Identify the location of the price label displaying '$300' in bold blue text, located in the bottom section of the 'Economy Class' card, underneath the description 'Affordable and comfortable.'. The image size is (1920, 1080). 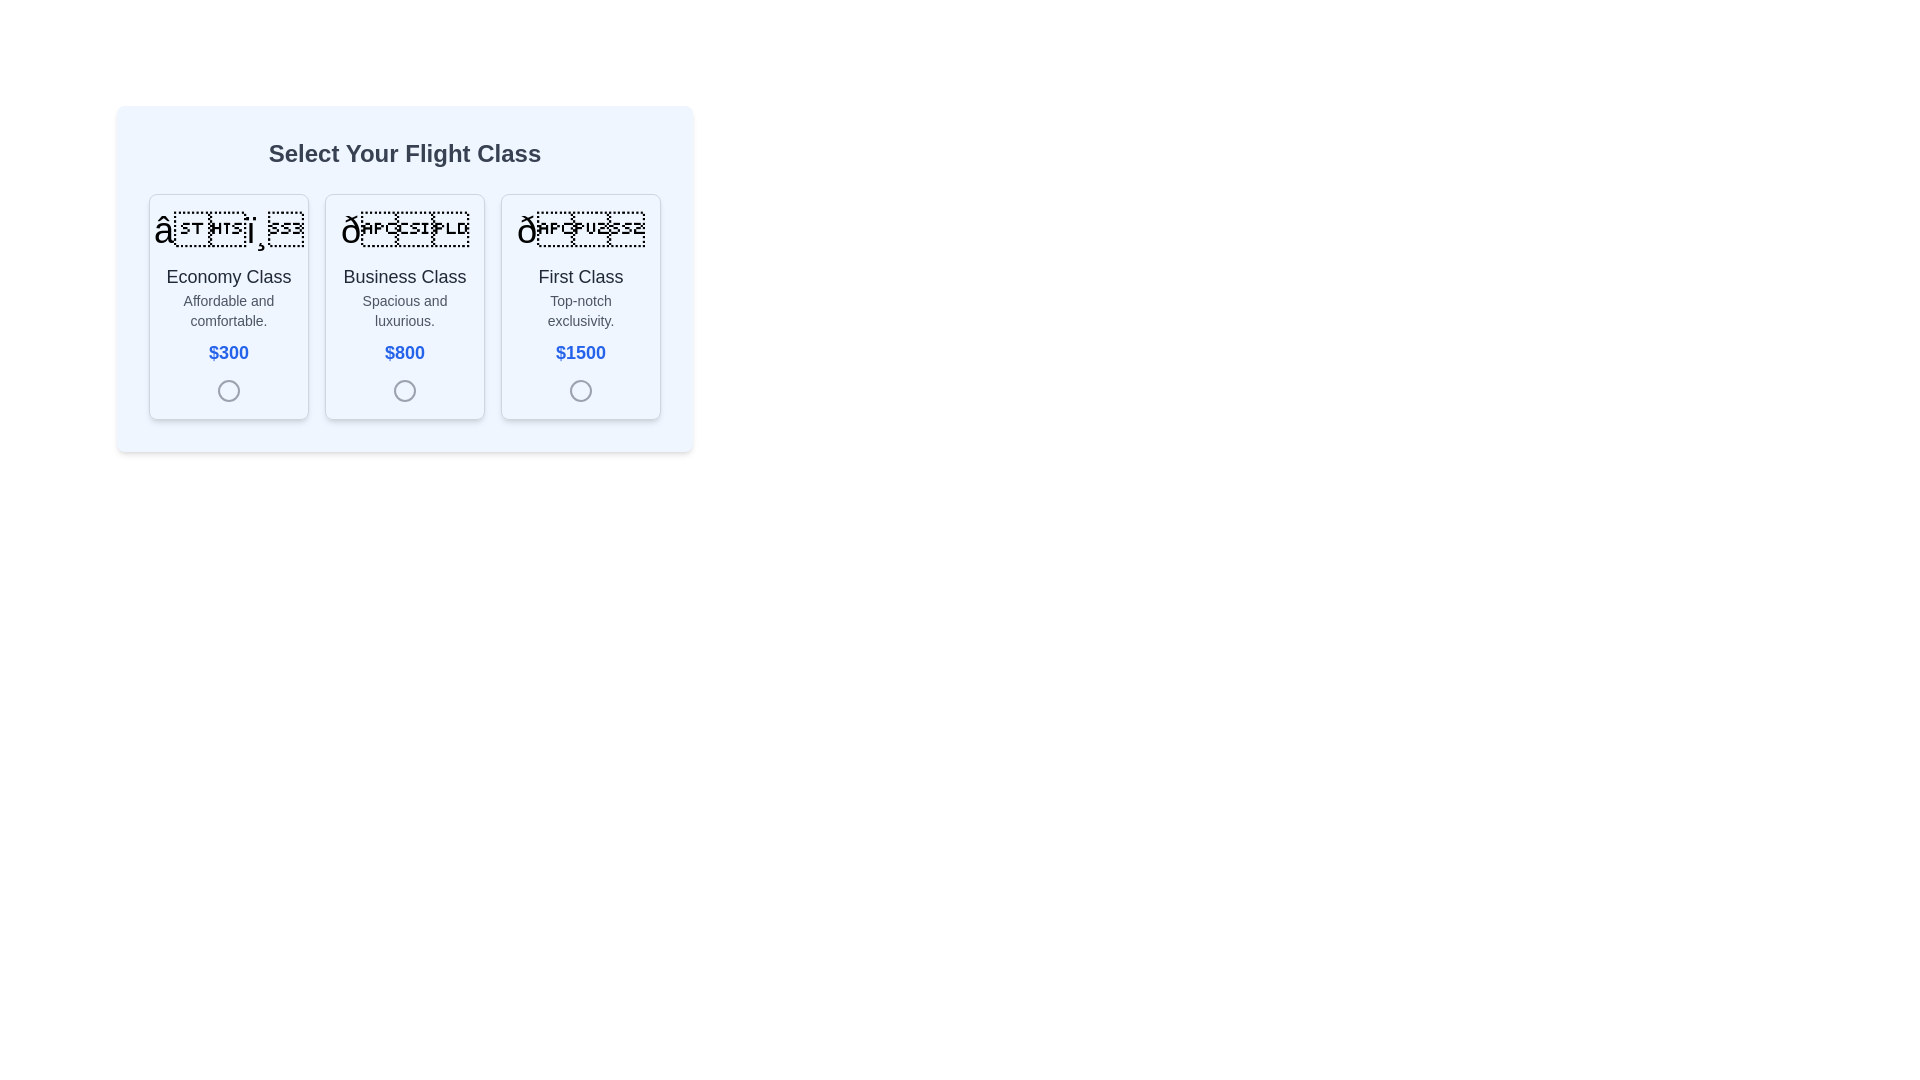
(229, 352).